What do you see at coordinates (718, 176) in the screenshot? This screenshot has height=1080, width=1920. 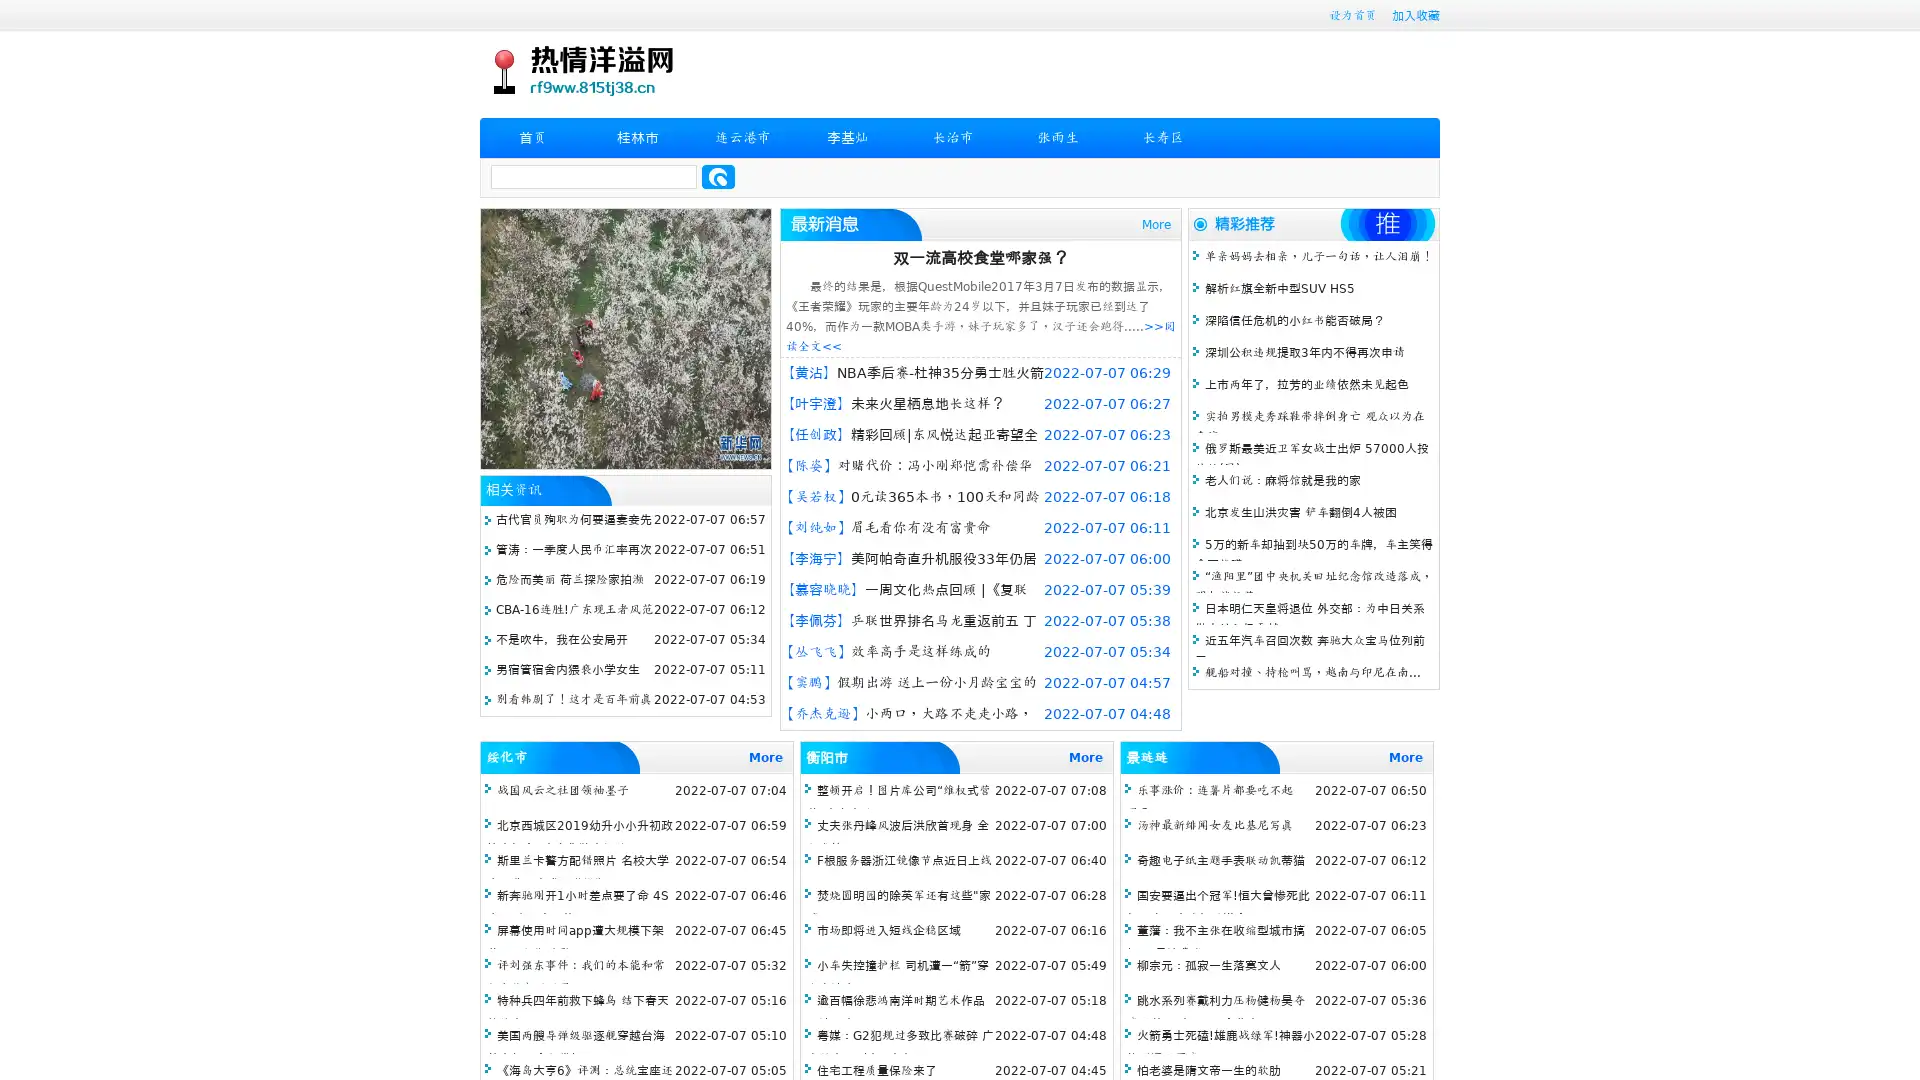 I see `Search` at bounding box center [718, 176].